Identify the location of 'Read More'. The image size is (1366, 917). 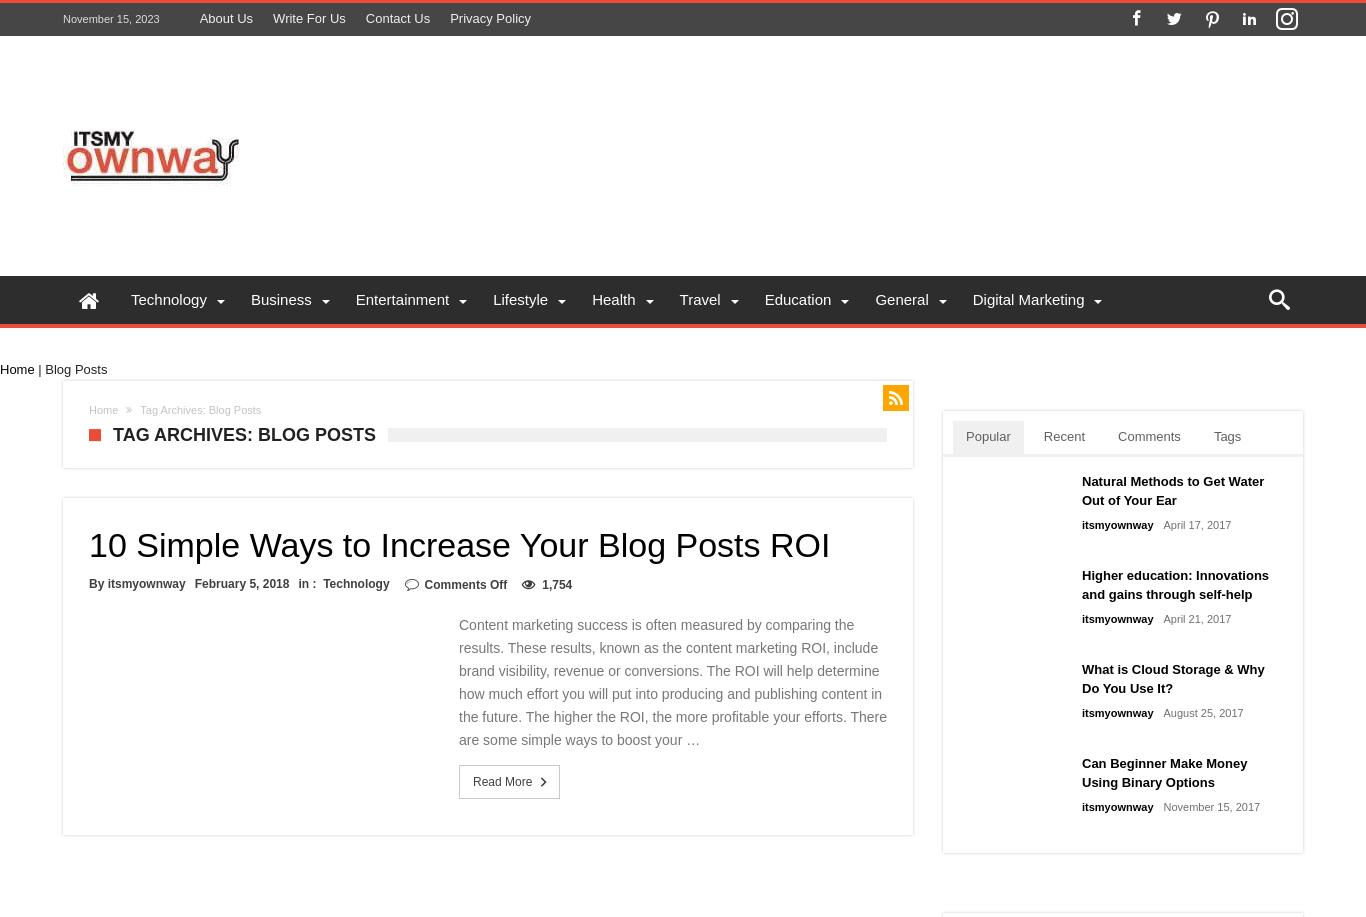
(502, 781).